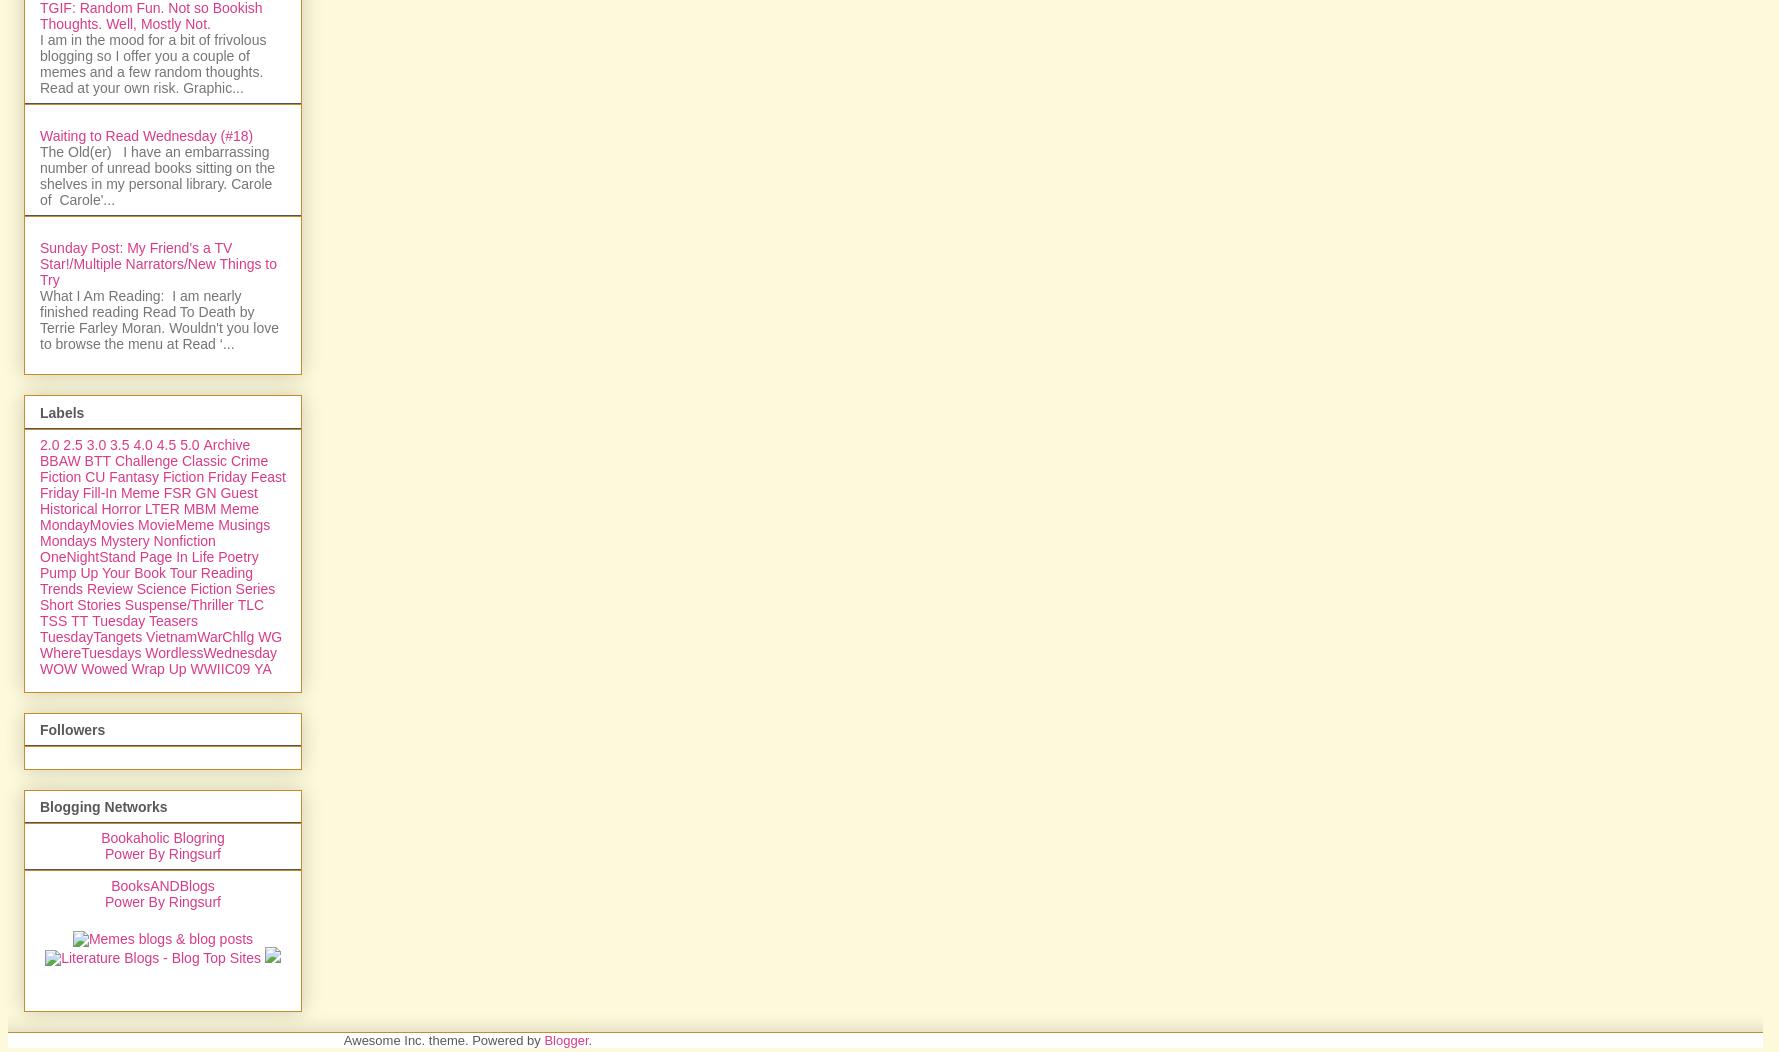  What do you see at coordinates (158, 885) in the screenshot?
I see `'Wrap Up'` at bounding box center [158, 885].